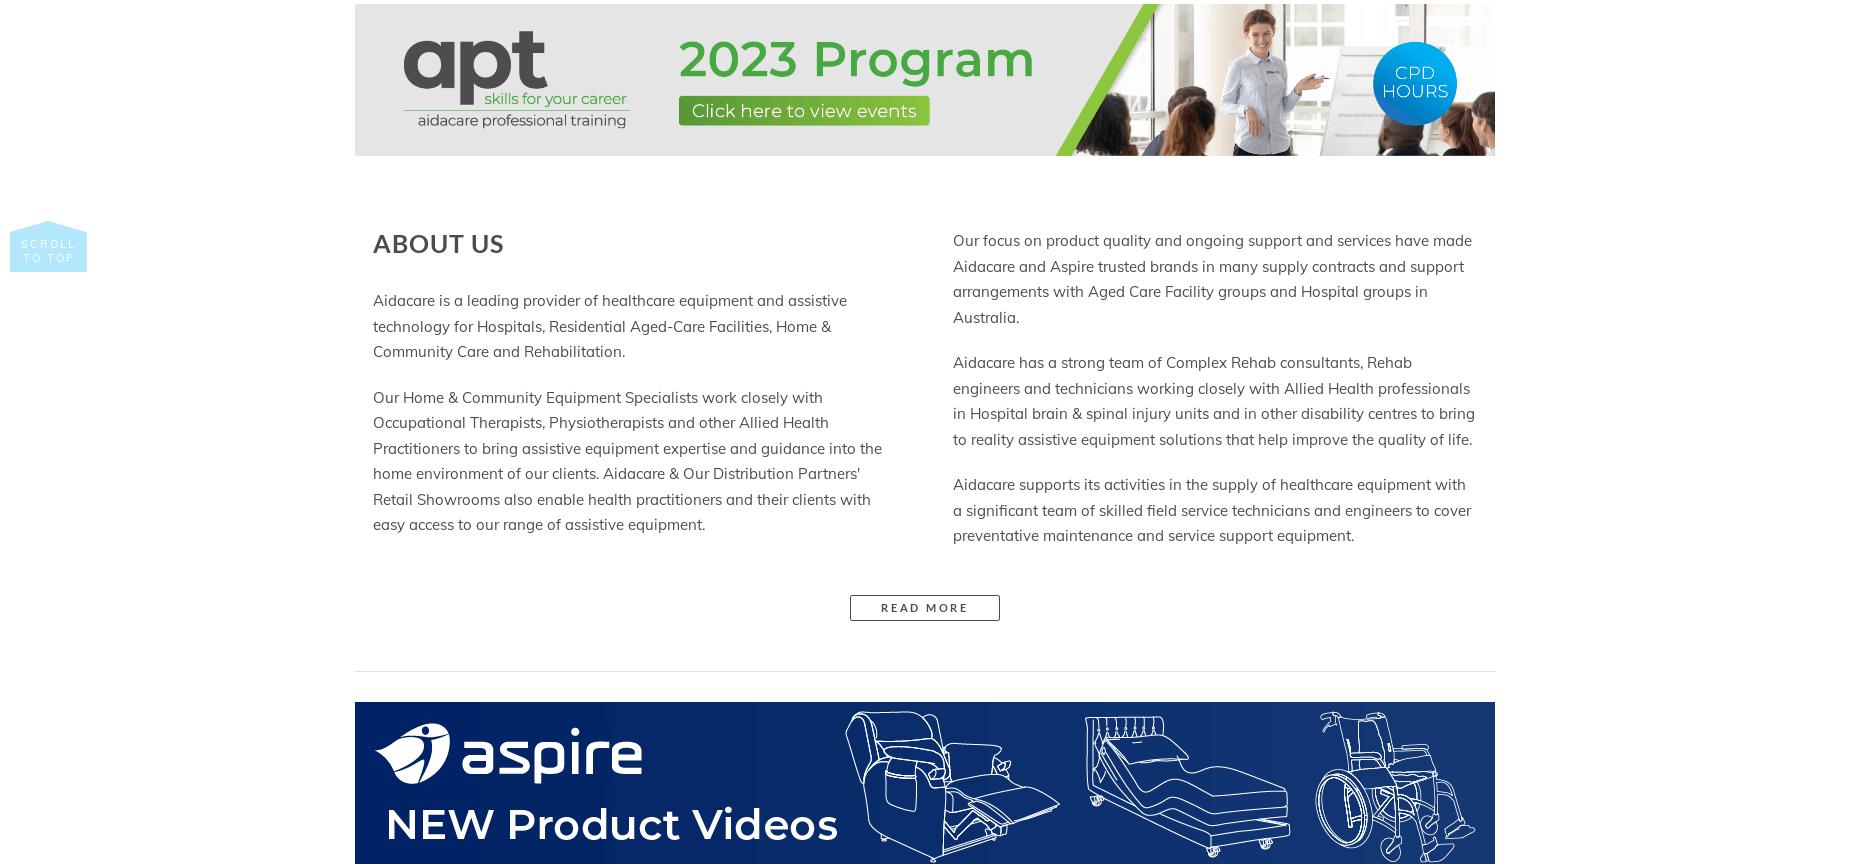  What do you see at coordinates (609, 324) in the screenshot?
I see `'Aidacare is a leading provider of healthcare equipment and assistive technology for Hospitals, Residential Aged-Care Facilities, Home & Community Care and Rehabilitation.'` at bounding box center [609, 324].